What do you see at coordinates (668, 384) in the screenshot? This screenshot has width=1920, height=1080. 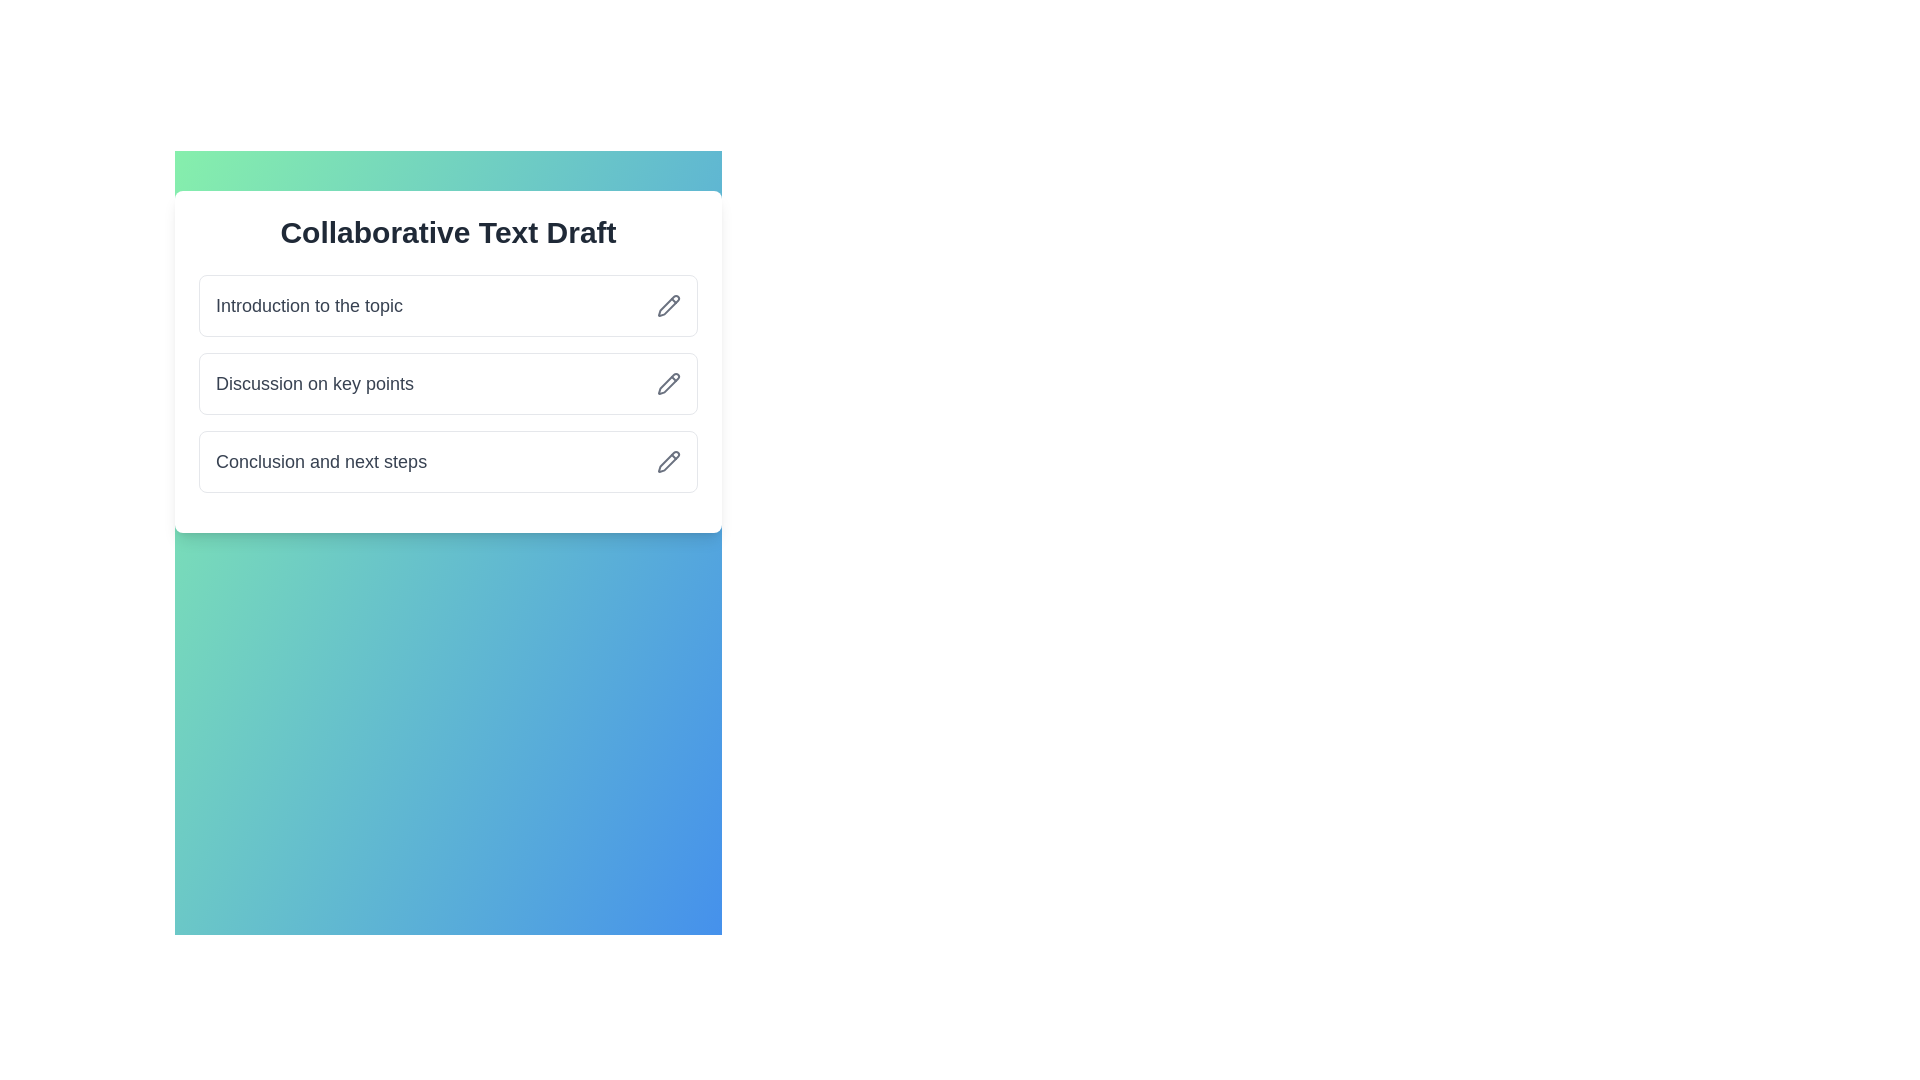 I see `the pencil icon located to the right of the 'Discussion on key points' text entry` at bounding box center [668, 384].